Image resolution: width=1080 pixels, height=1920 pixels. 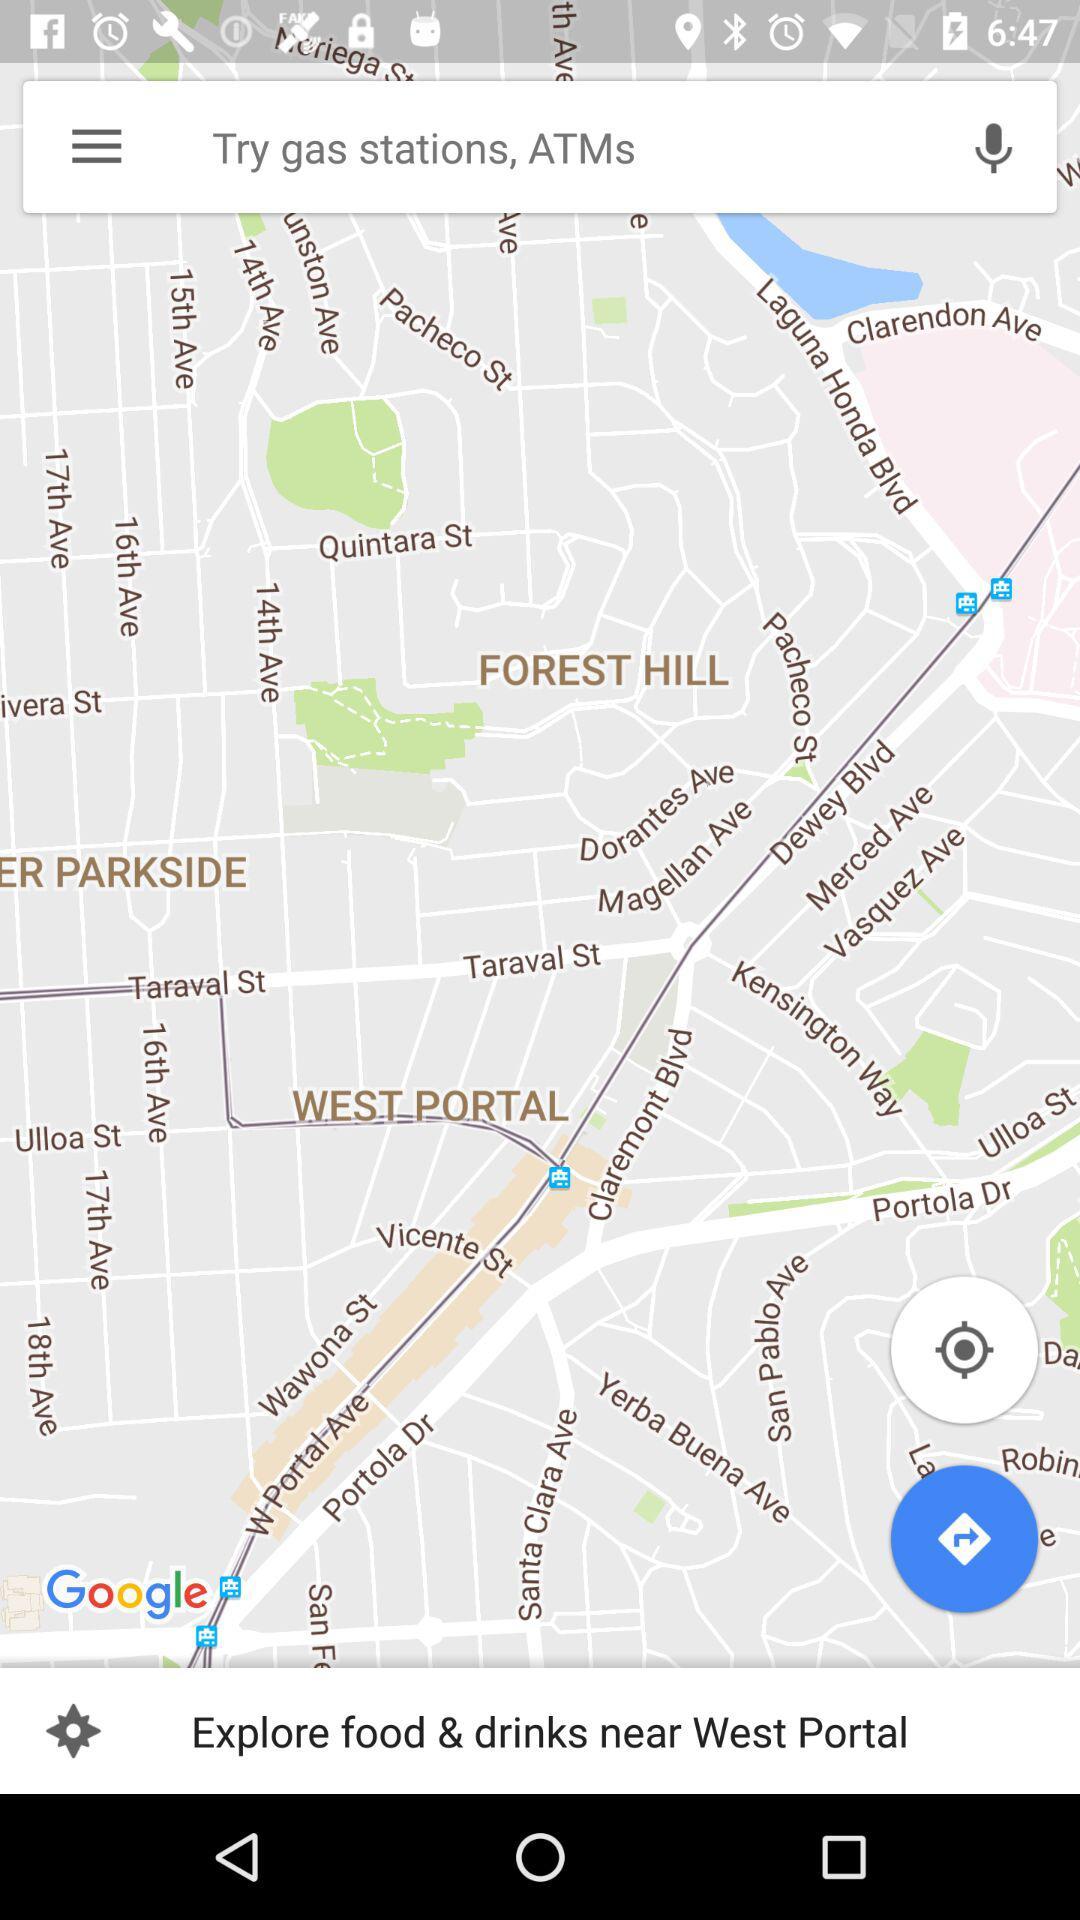 What do you see at coordinates (994, 146) in the screenshot?
I see `the microphone option` at bounding box center [994, 146].